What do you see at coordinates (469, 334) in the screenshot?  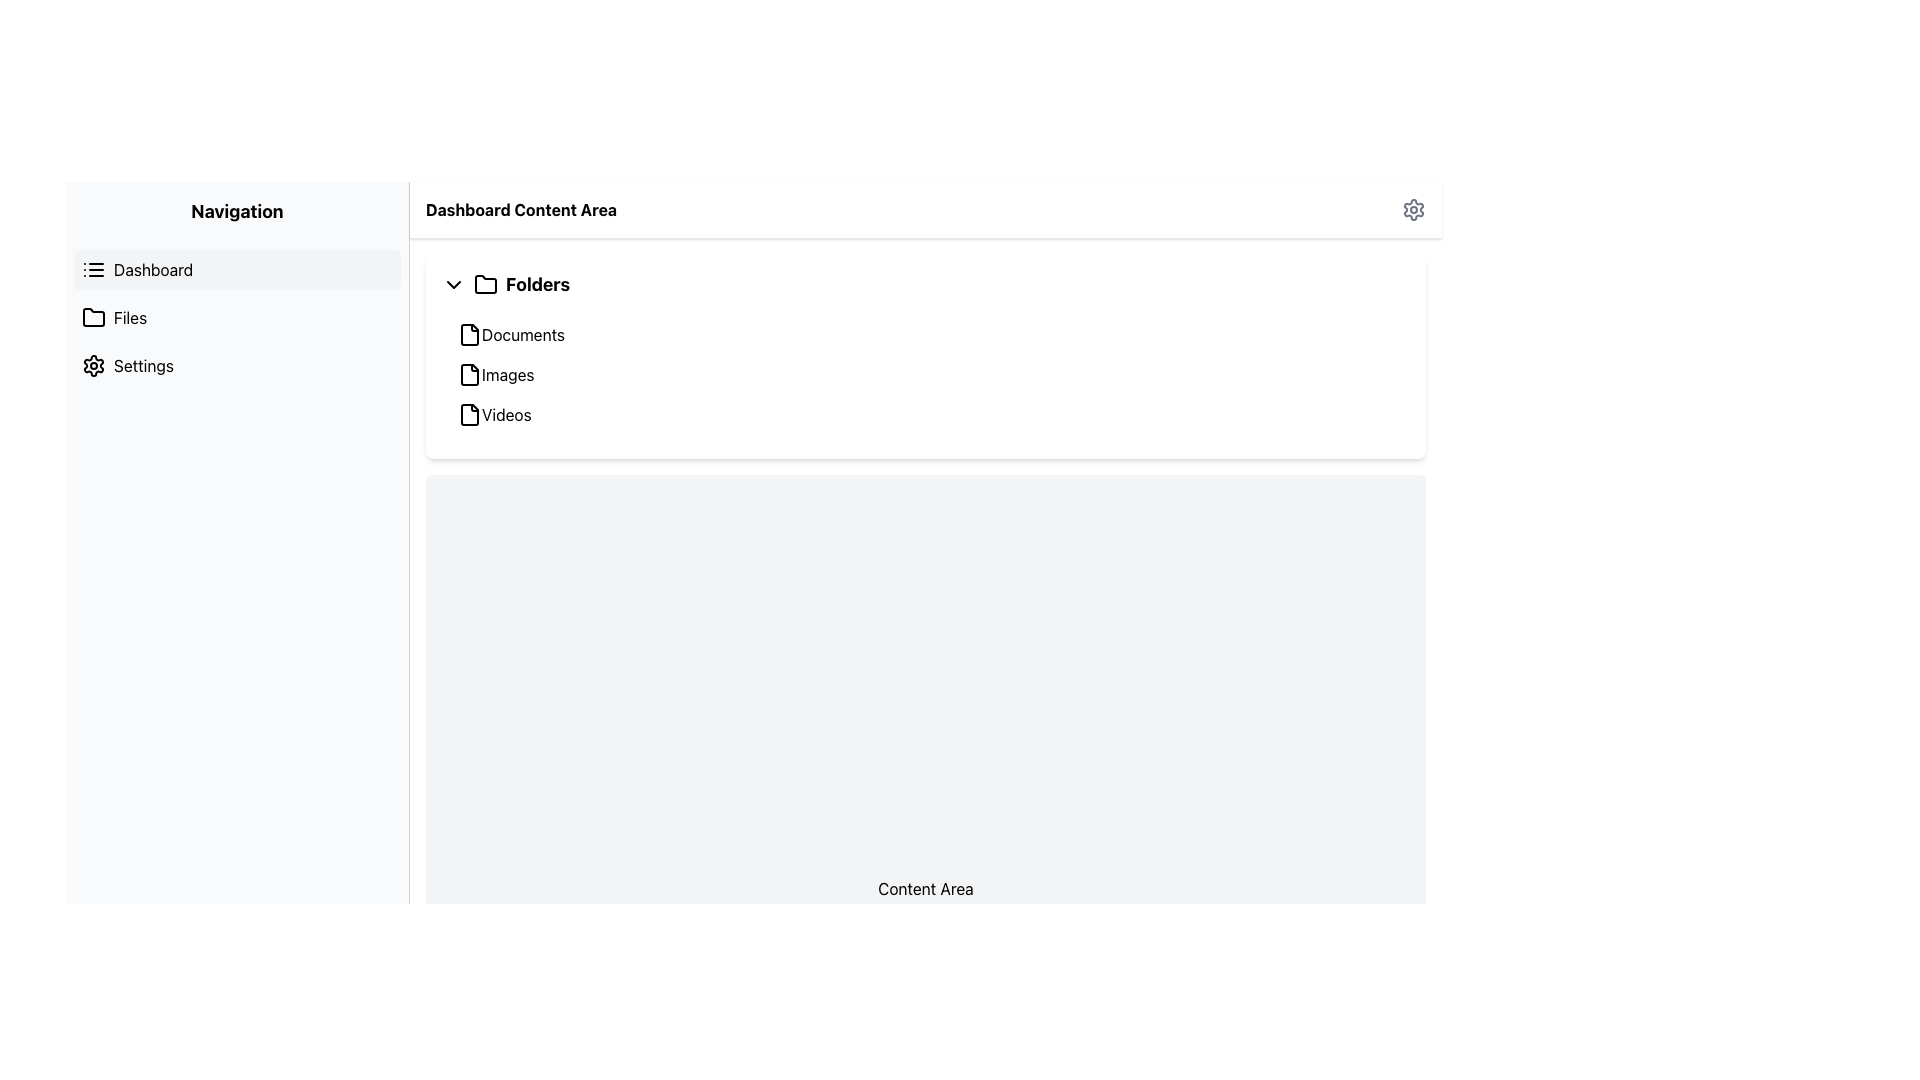 I see `the document icon in the 'Folders' section of the 'Dashboard Content Area' to potentially display related information` at bounding box center [469, 334].